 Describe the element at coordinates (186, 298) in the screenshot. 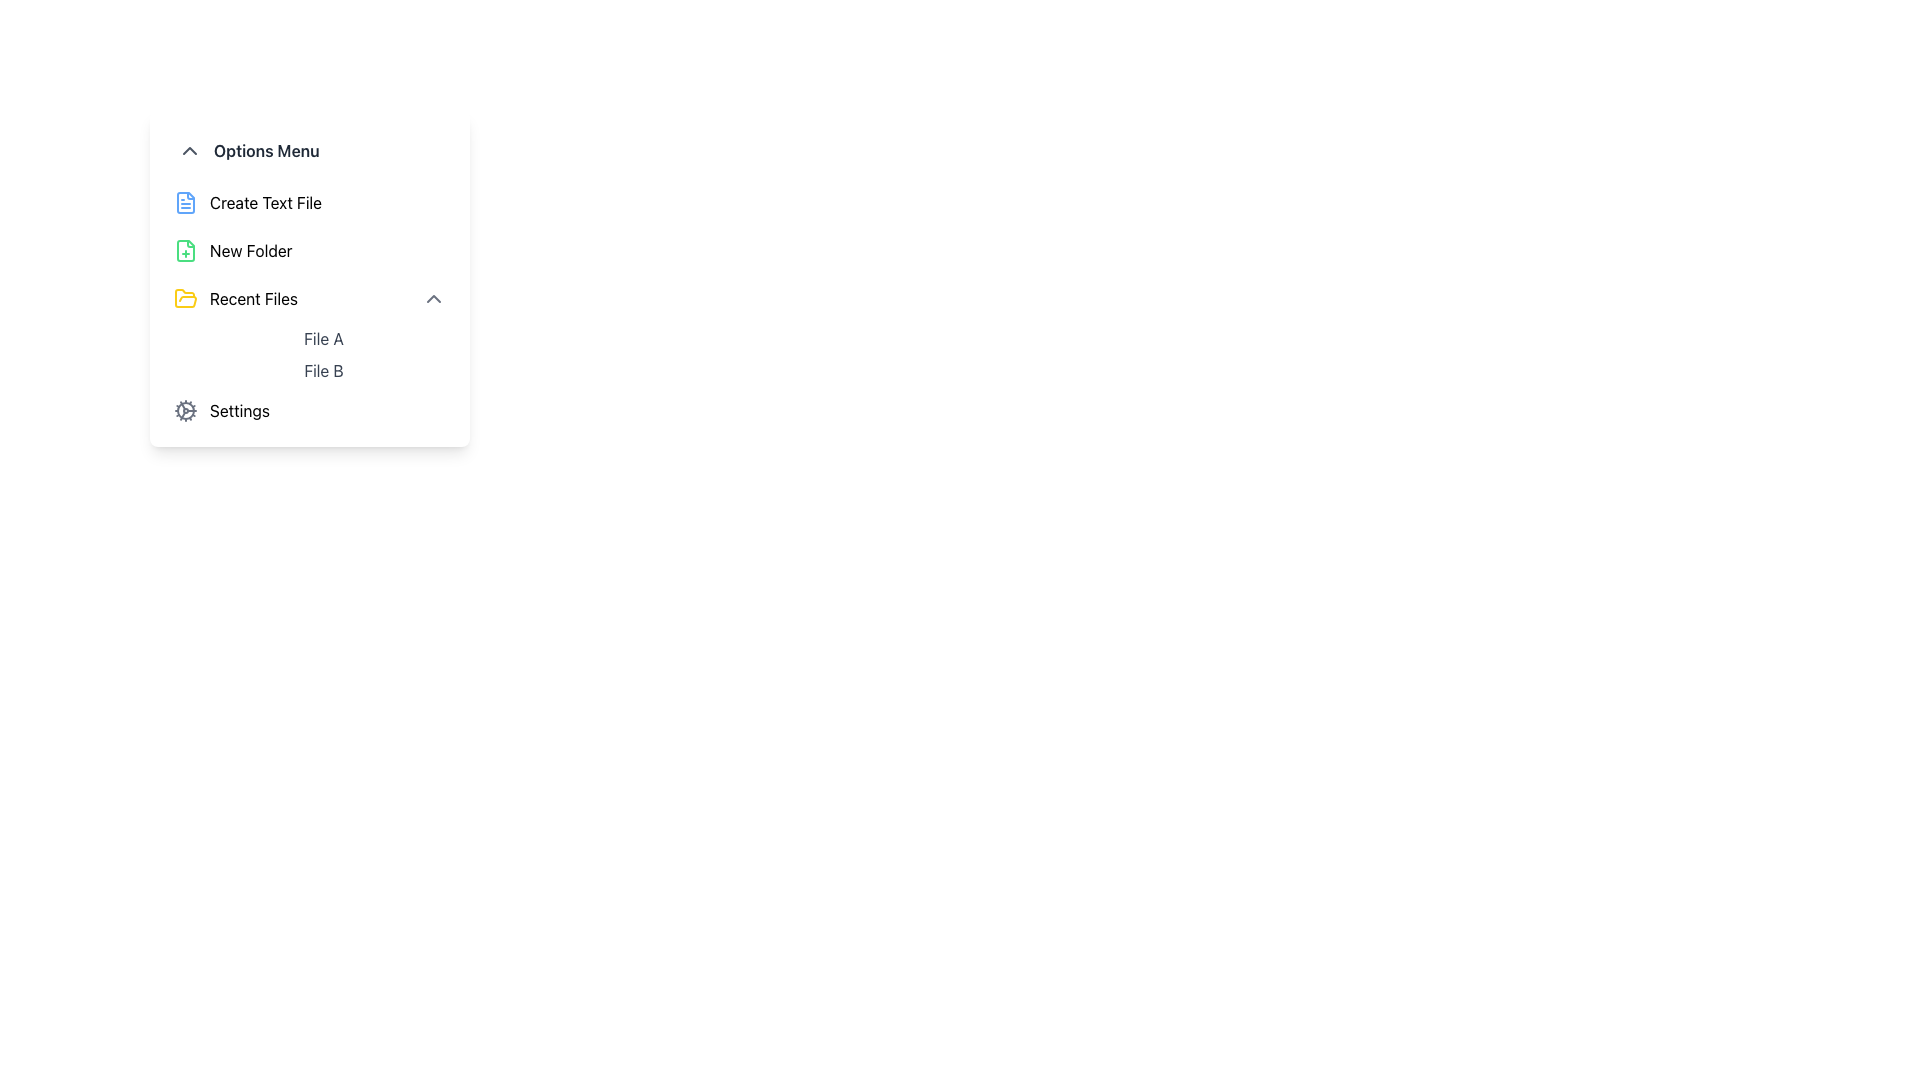

I see `the graphical icon representing the 'Recent Files' menu option, which is the third entry in the hierarchical menu, located to the left of the 'Recent Files' label` at that location.